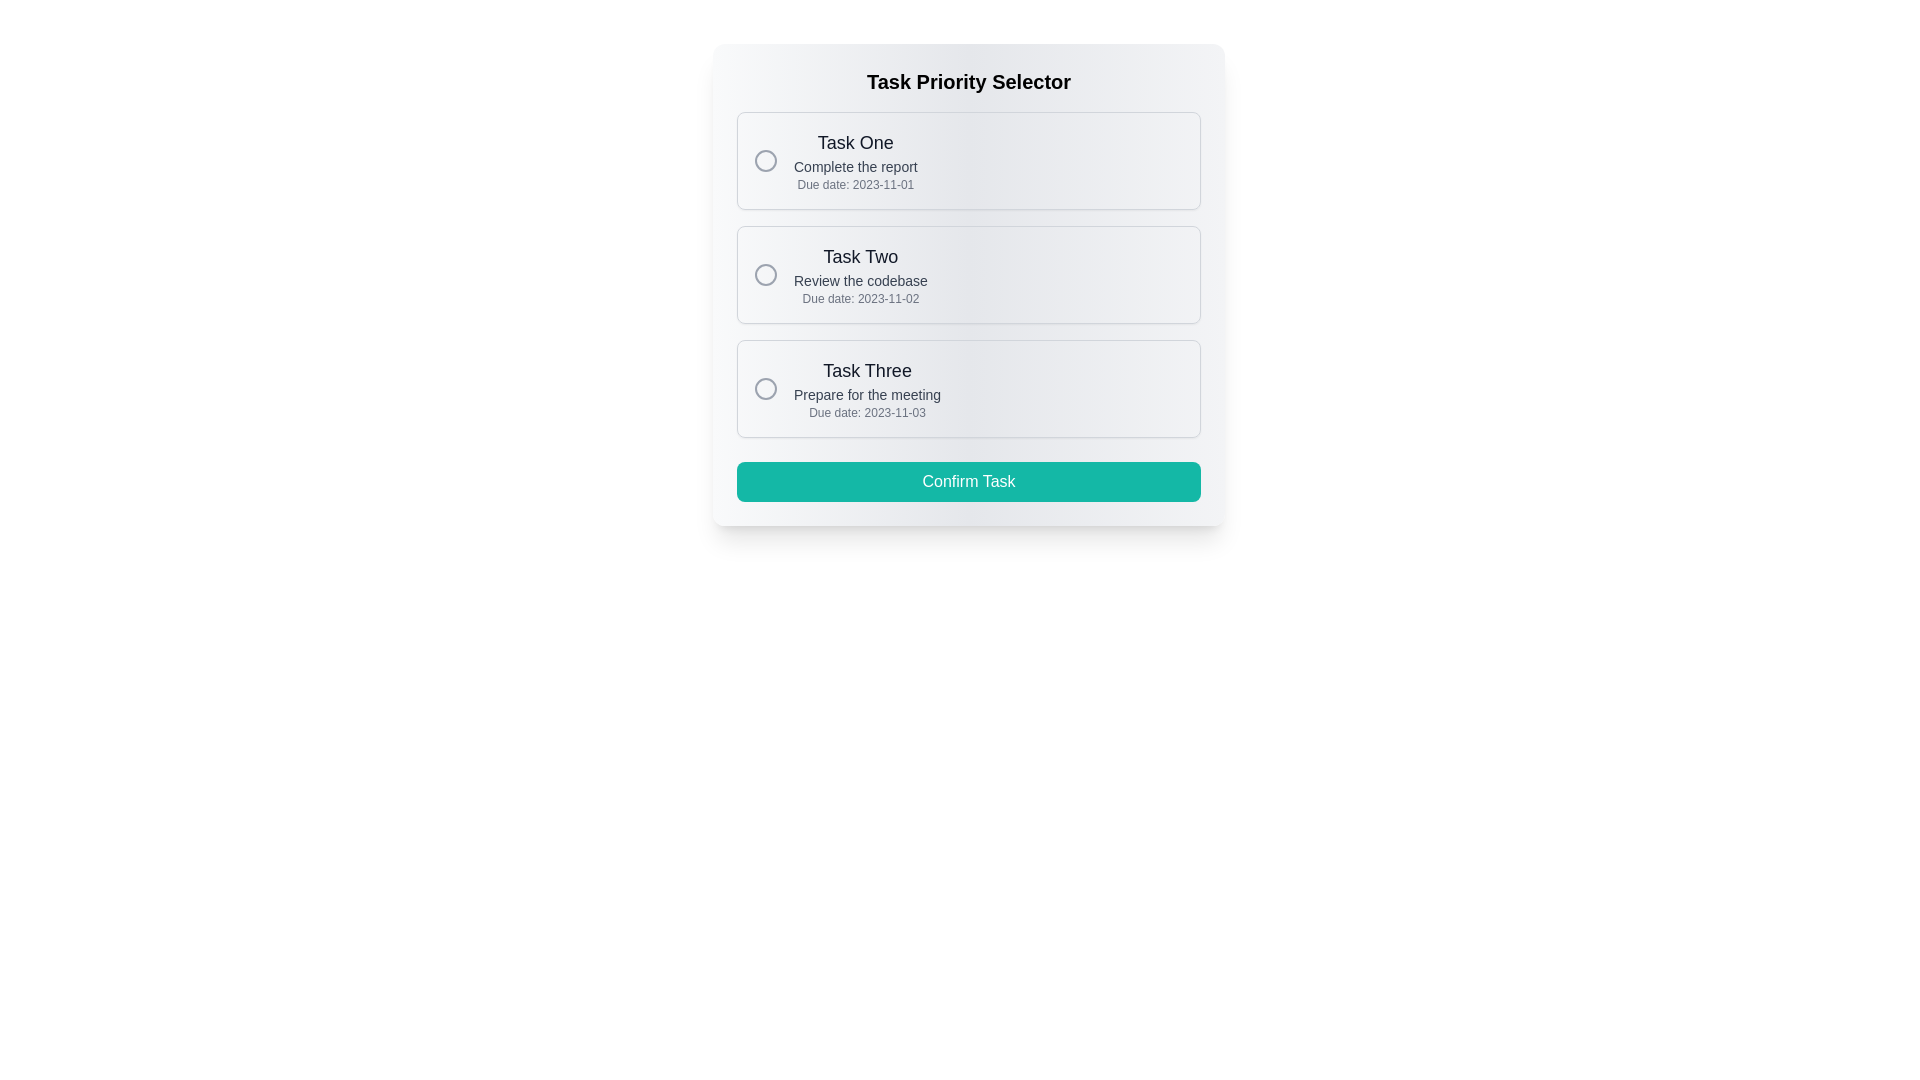 This screenshot has height=1080, width=1920. I want to click on the text label displaying 'Due date: 2023-11-01', which is located under 'Complete the report' in the task list for 'Task One', so click(855, 185).